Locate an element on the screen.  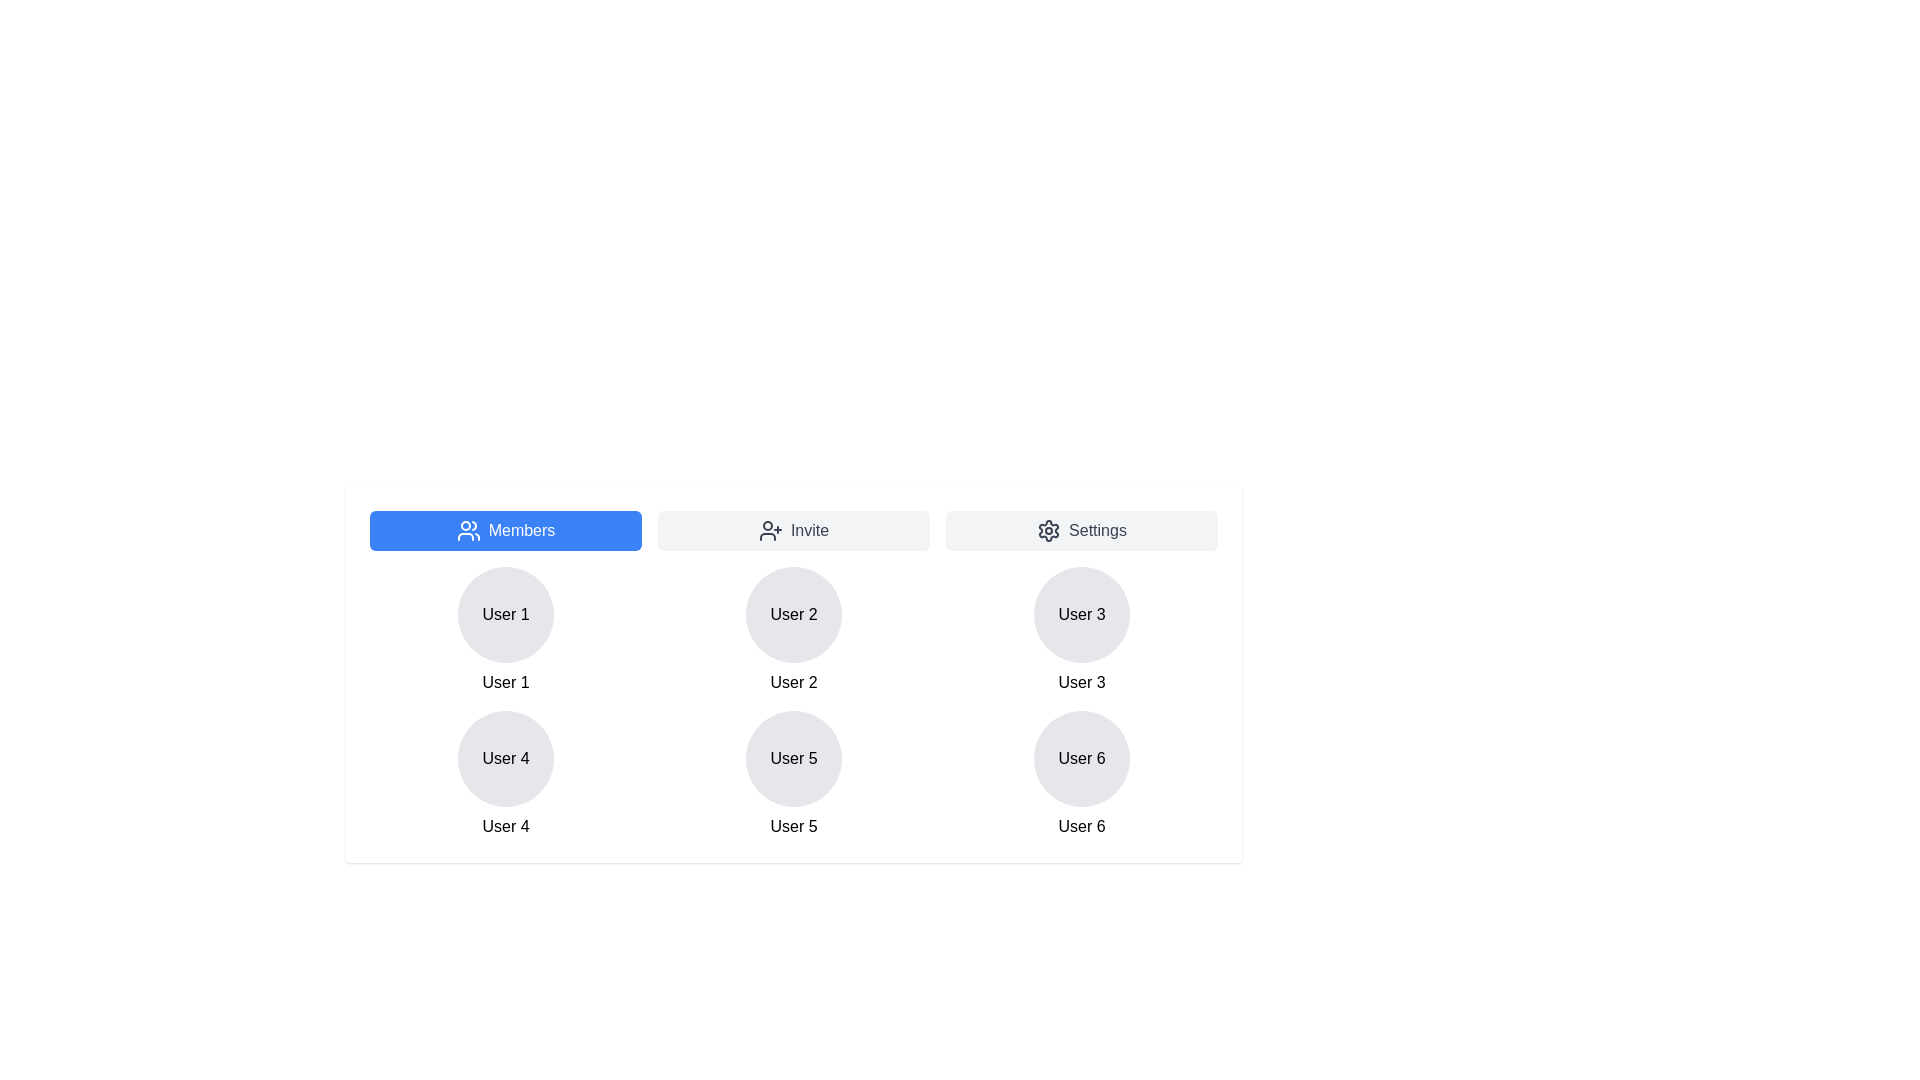
the user icon labeled 'User 4', which is a circular light-gray icon with the label below it is located at coordinates (505, 774).